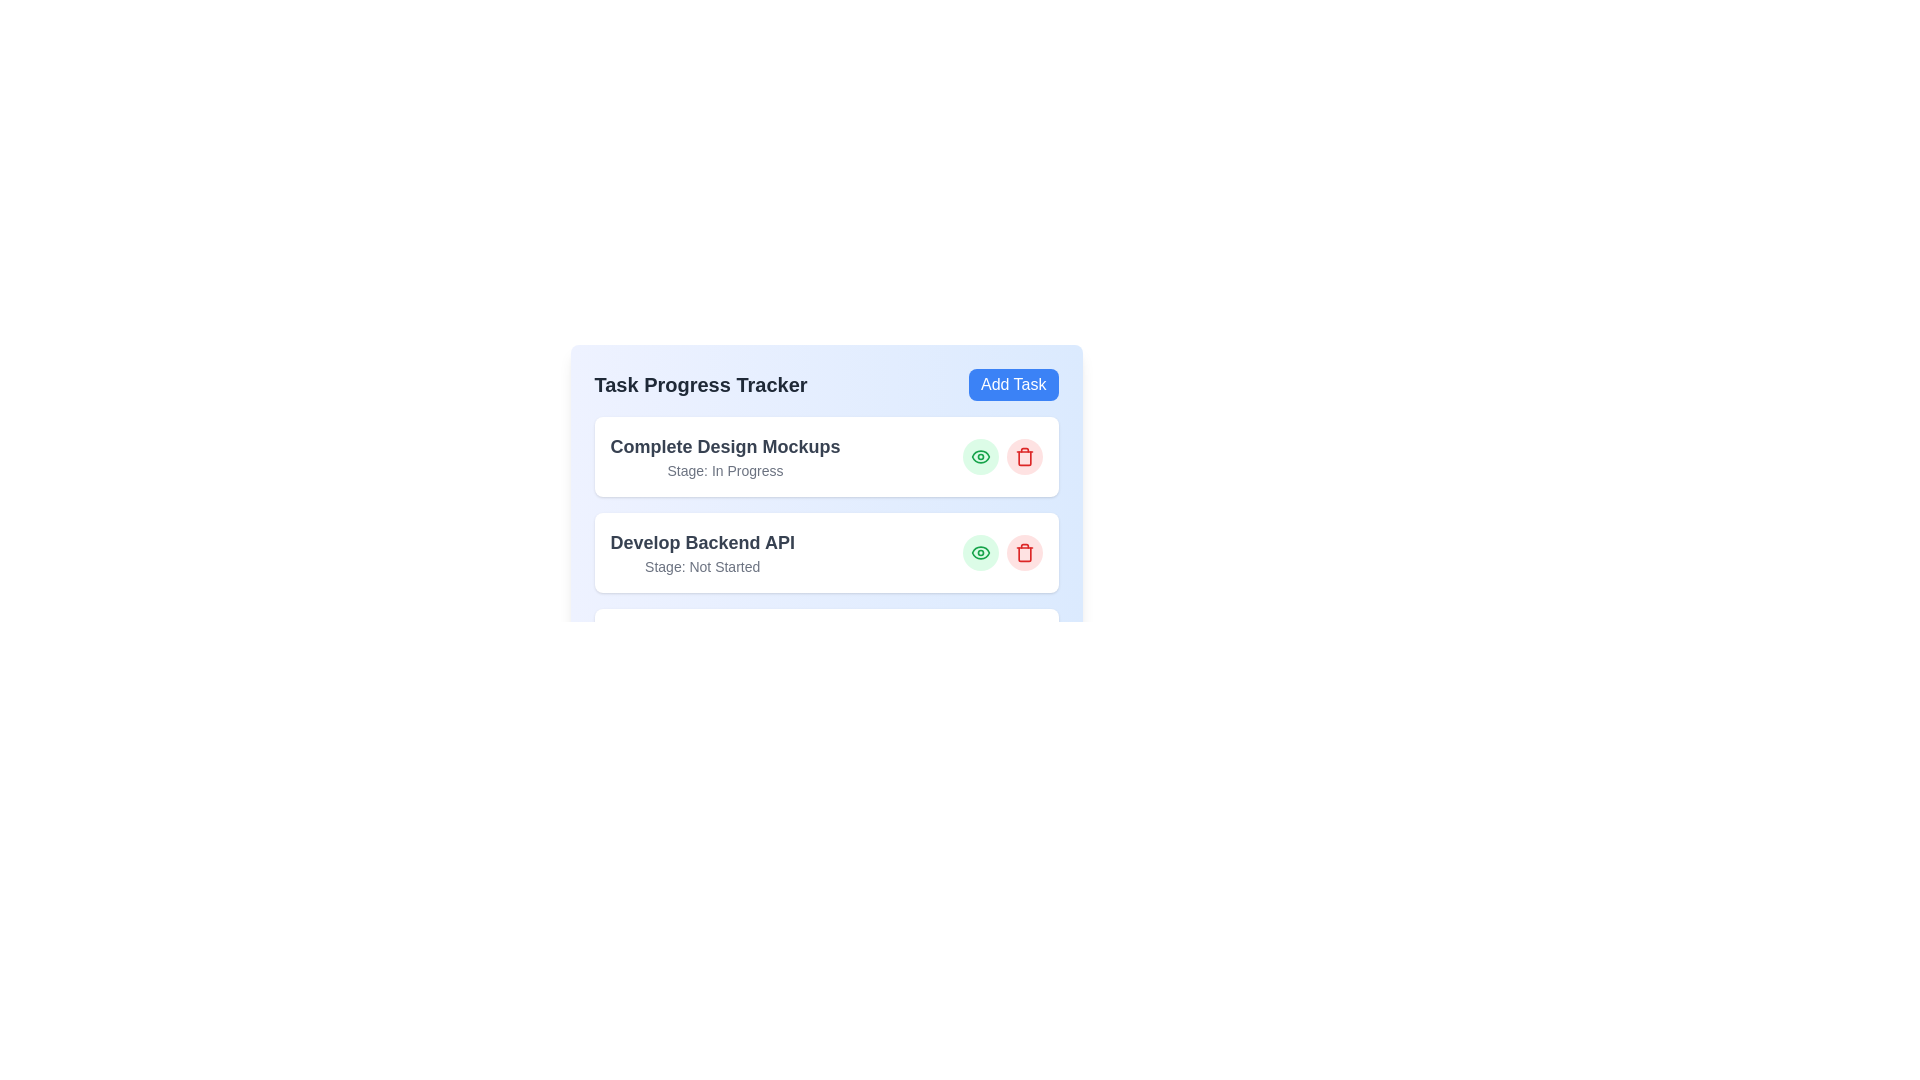  I want to click on the 'Trash' button for the task Develop Backend API, so click(1024, 552).